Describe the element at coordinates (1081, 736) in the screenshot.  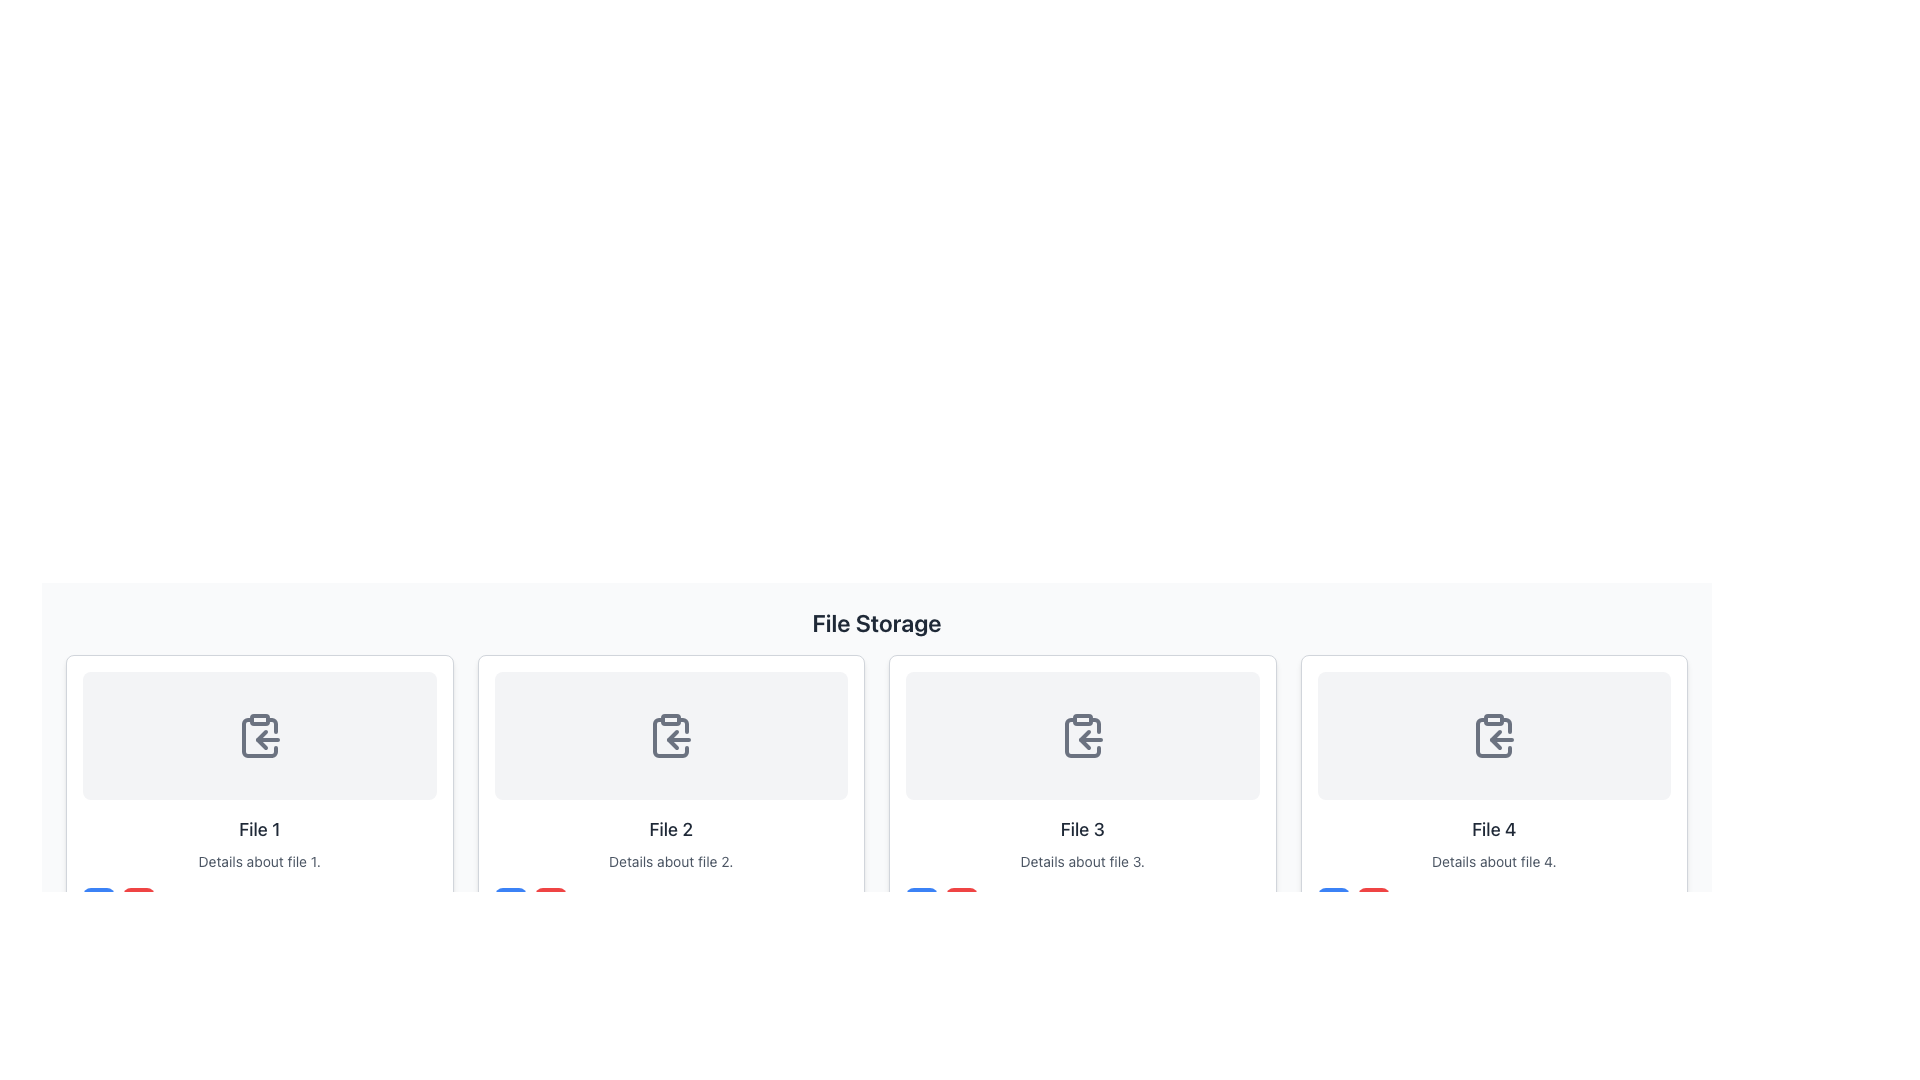
I see `the clipboard icon with a left-pointing arrow on it, located in the third file card ('File 3') from the left` at that location.